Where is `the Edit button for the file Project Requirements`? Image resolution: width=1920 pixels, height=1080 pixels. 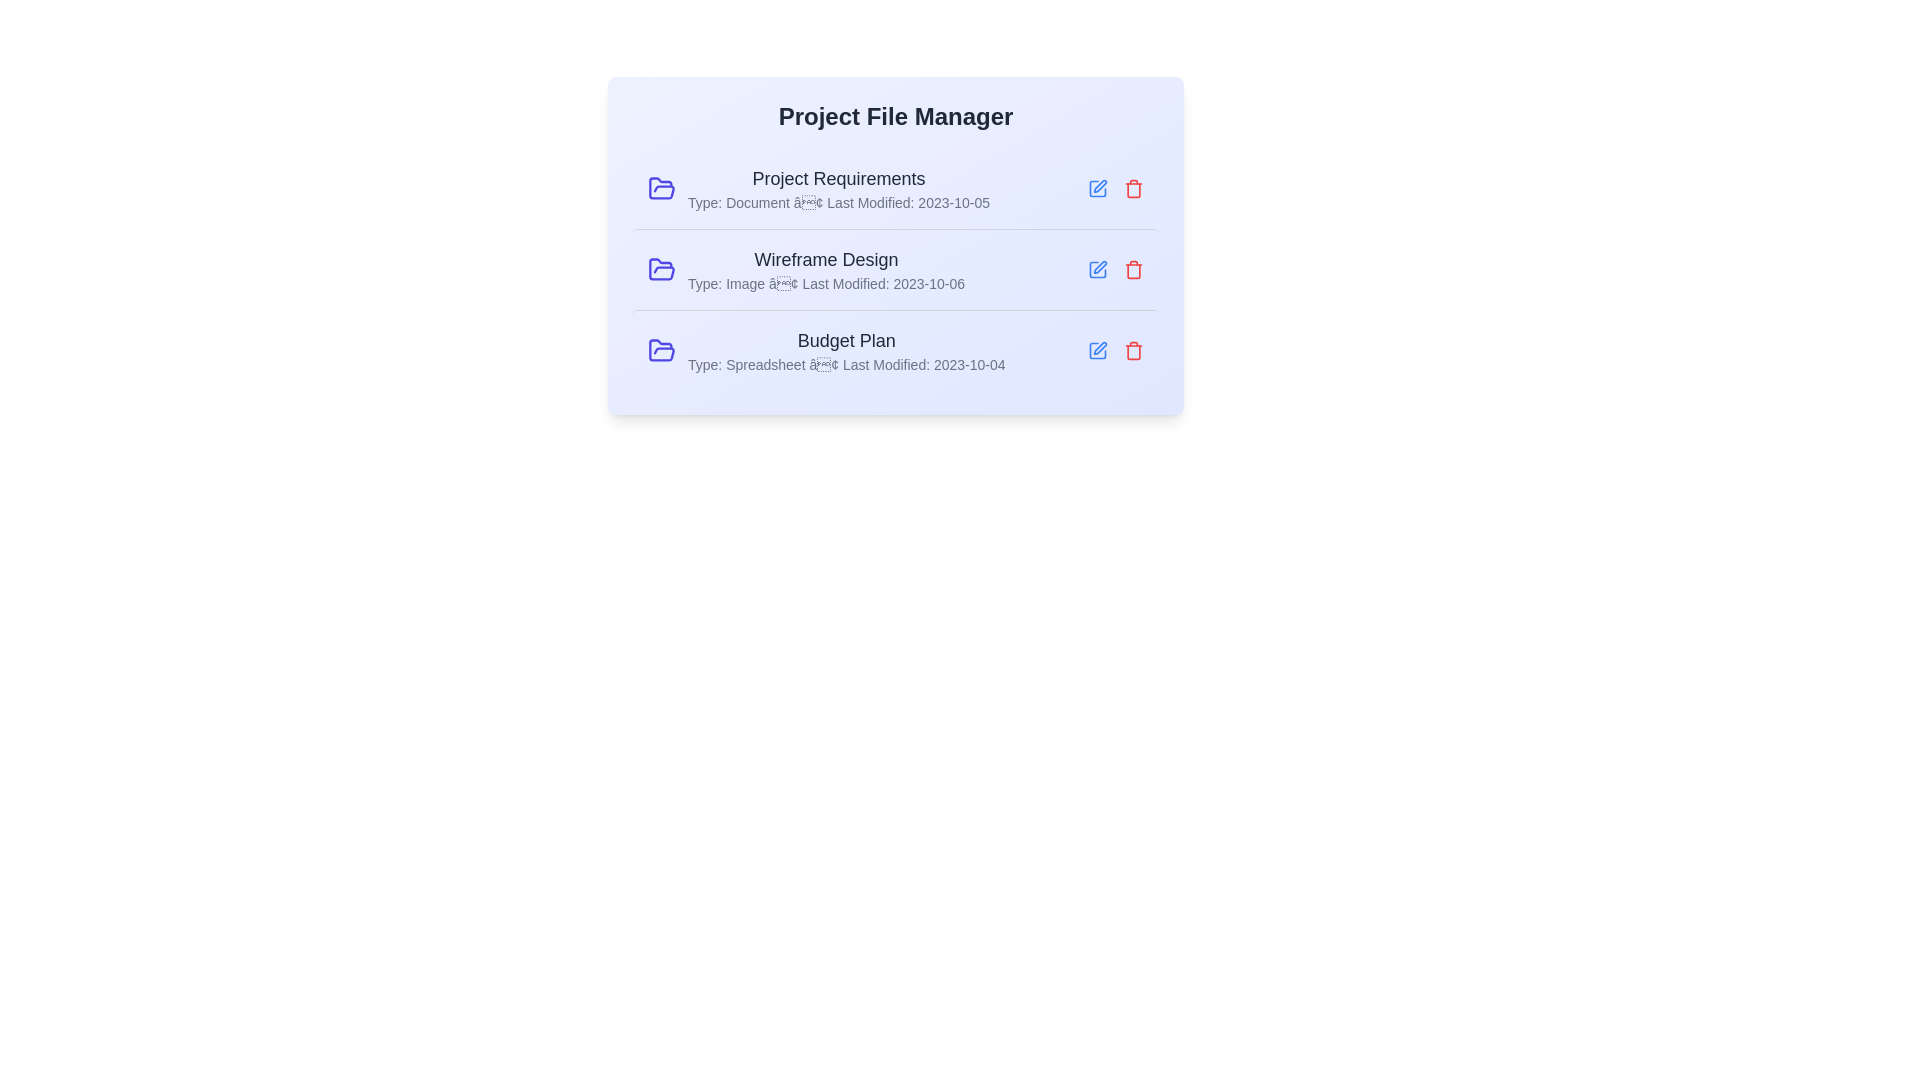 the Edit button for the file Project Requirements is located at coordinates (1097, 189).